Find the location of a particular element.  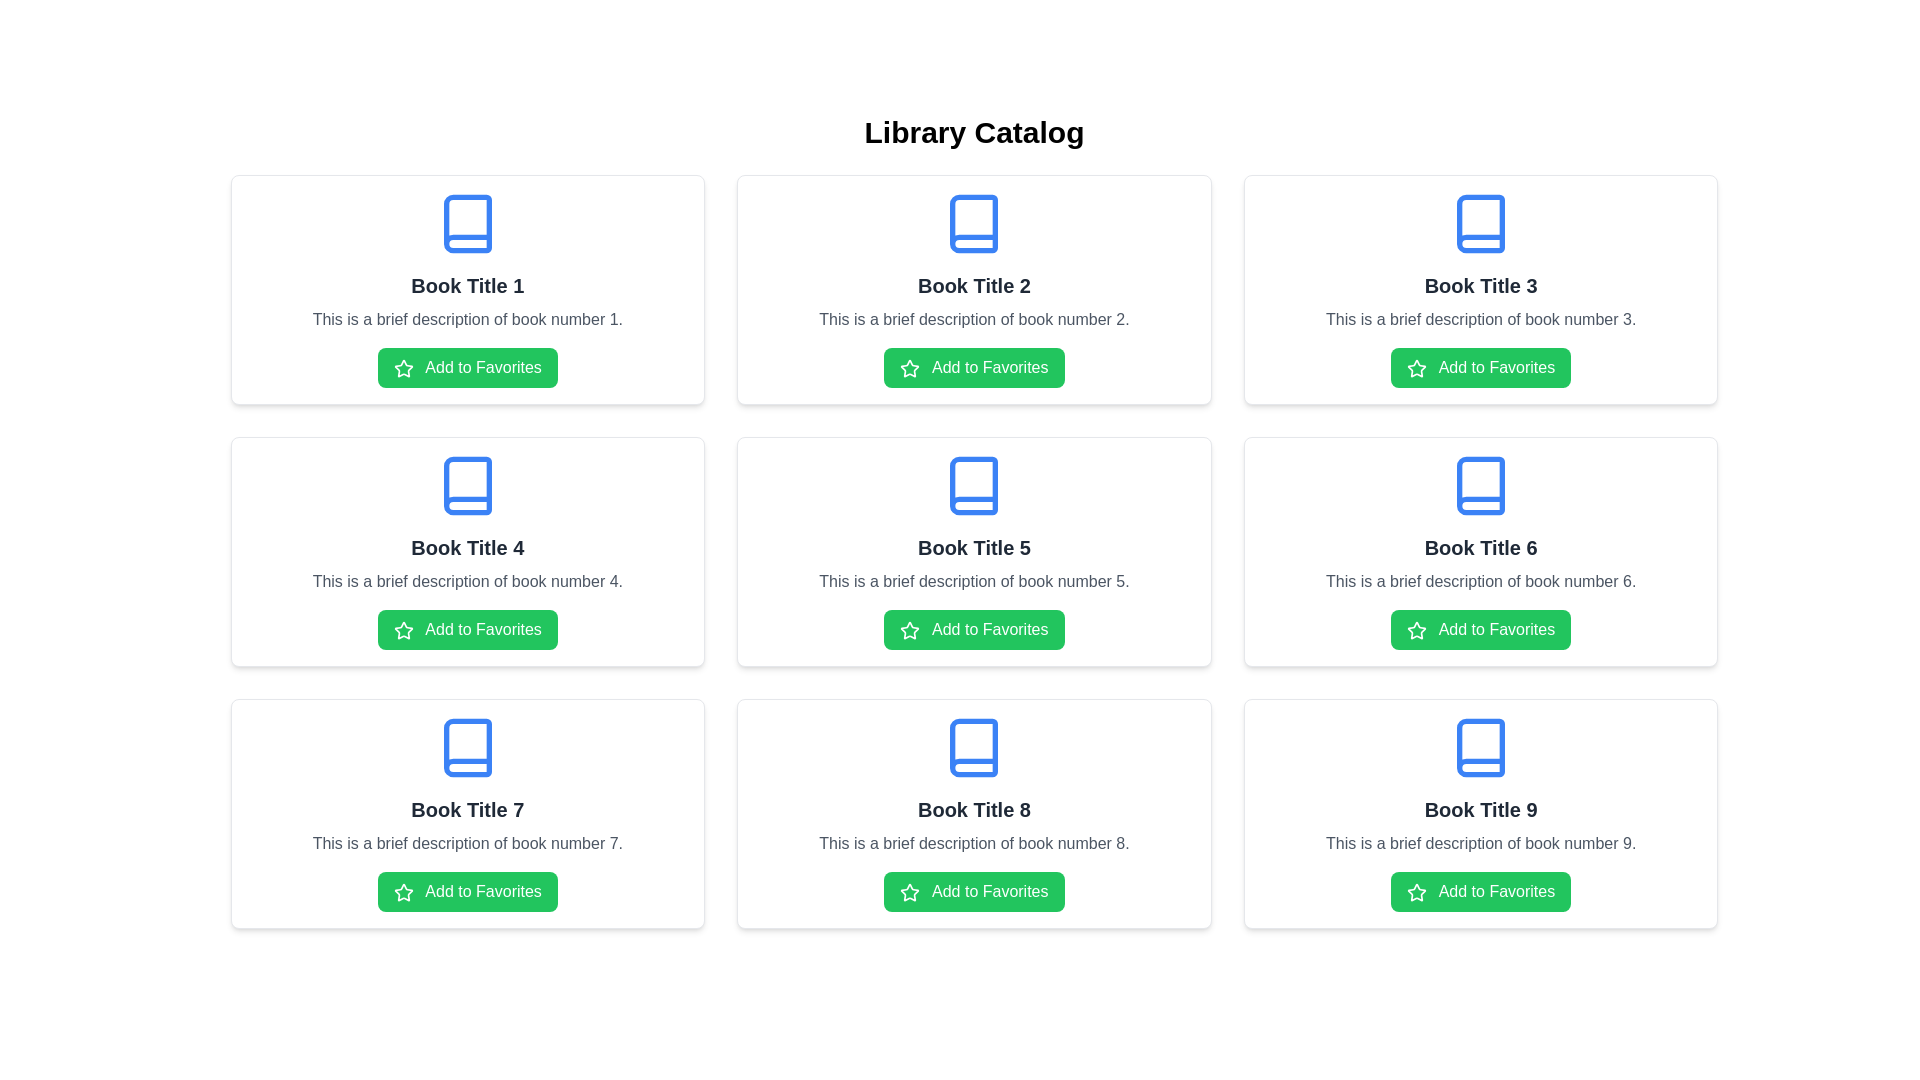

the blue book icon that is part of the card layout representing 'Book Title 5', located at the top center of the card is located at coordinates (974, 486).